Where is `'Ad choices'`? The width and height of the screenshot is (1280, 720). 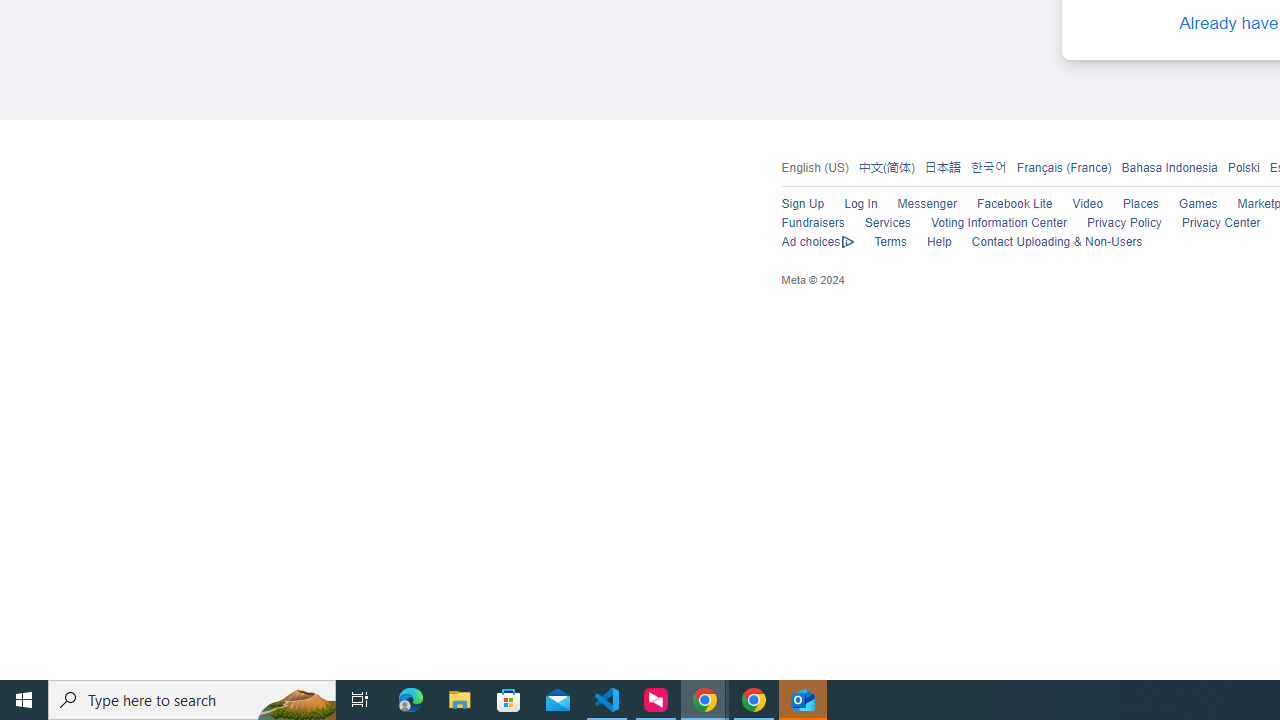 'Ad choices' is located at coordinates (817, 242).